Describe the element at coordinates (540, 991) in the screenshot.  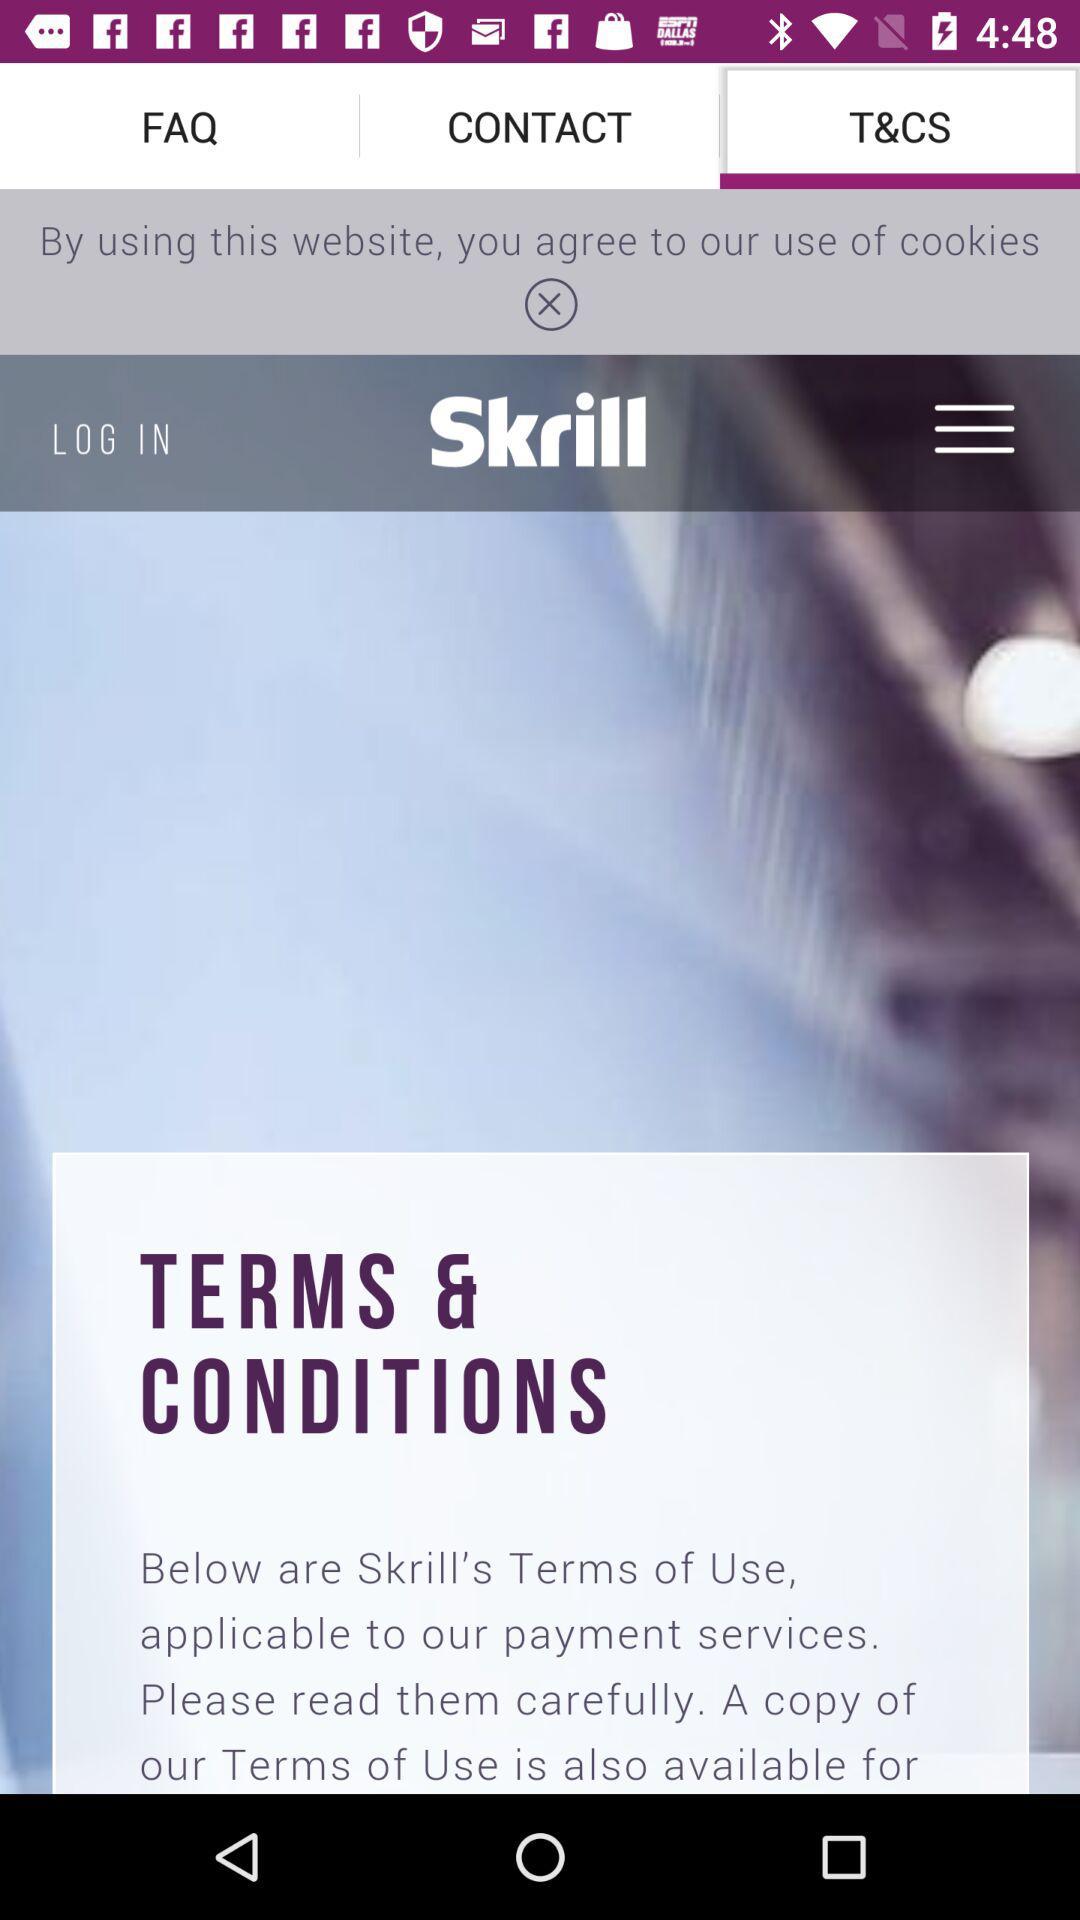
I see `share the article` at that location.